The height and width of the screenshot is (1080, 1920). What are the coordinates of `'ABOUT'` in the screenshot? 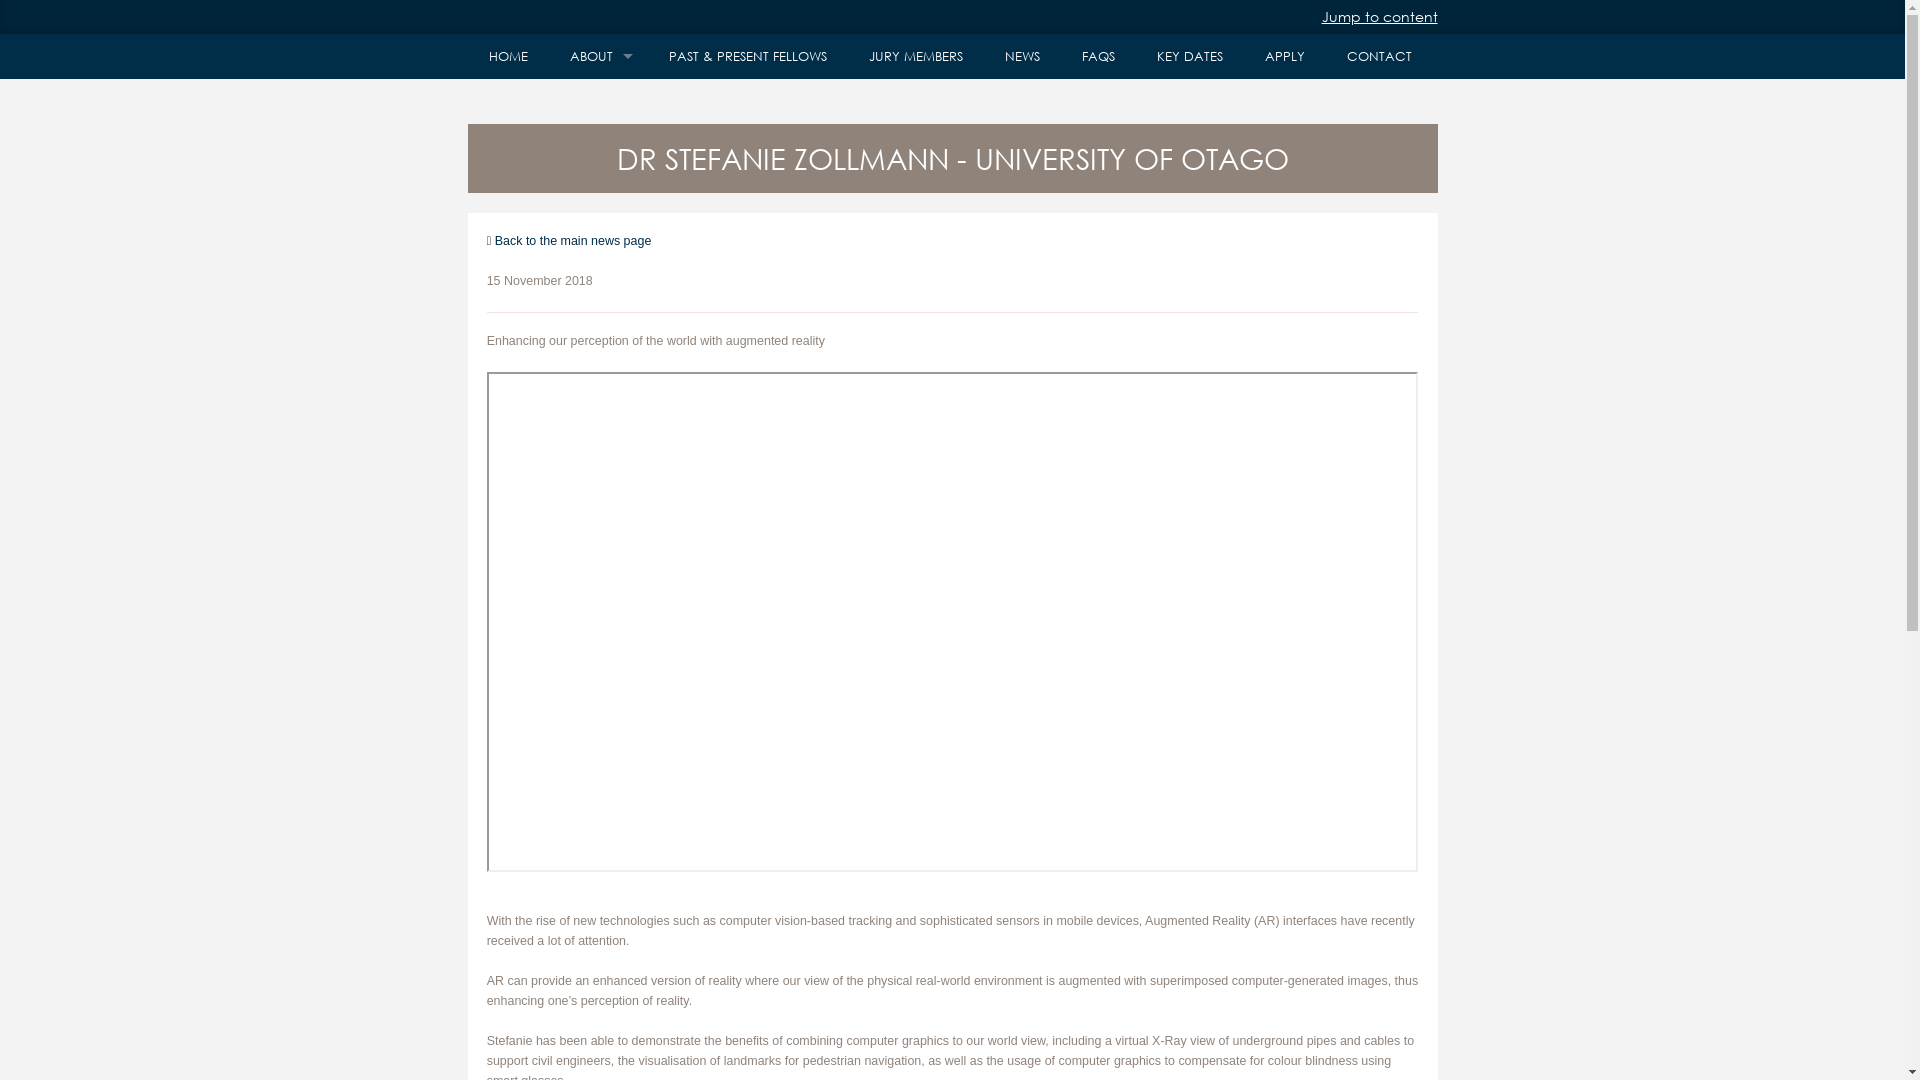 It's located at (596, 55).